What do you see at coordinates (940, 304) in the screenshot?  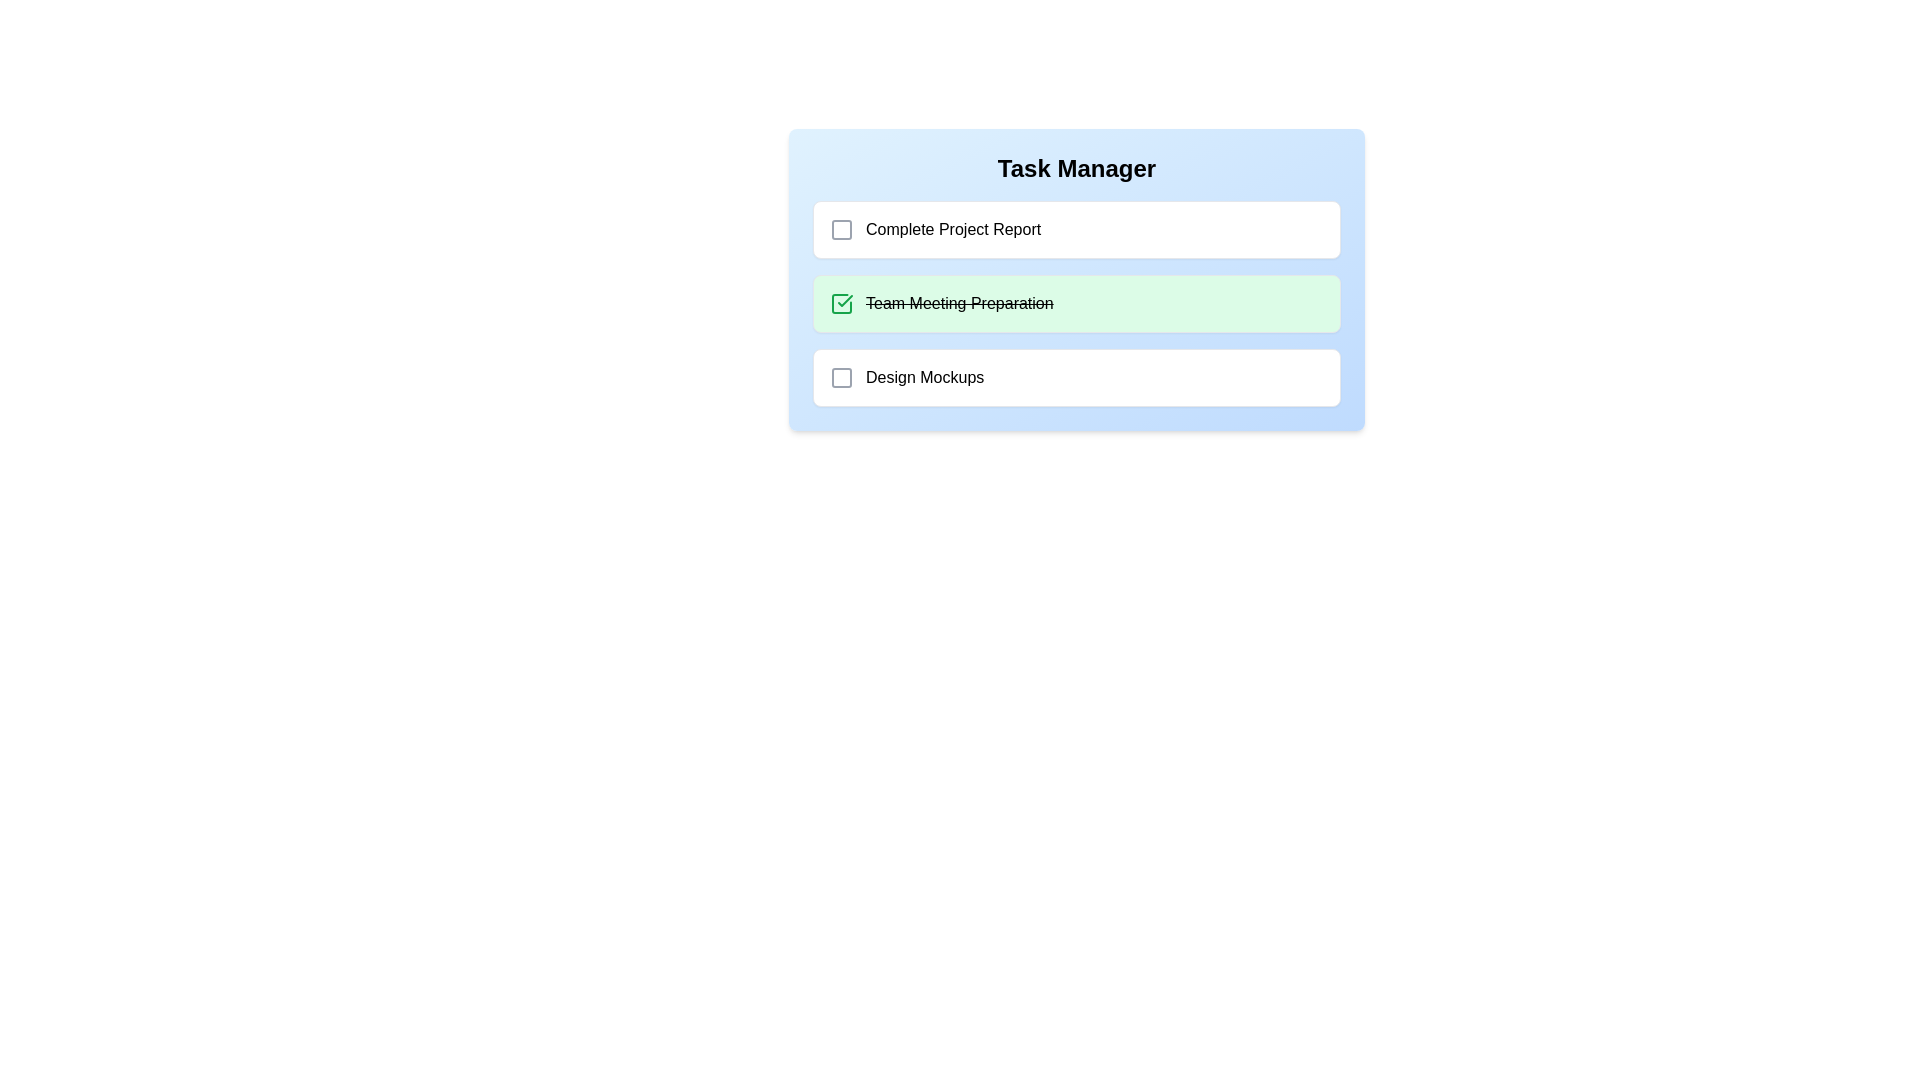 I see `the completed task text label, which is the second entry in the task manager list, indicated by its strikethrough and green background` at bounding box center [940, 304].